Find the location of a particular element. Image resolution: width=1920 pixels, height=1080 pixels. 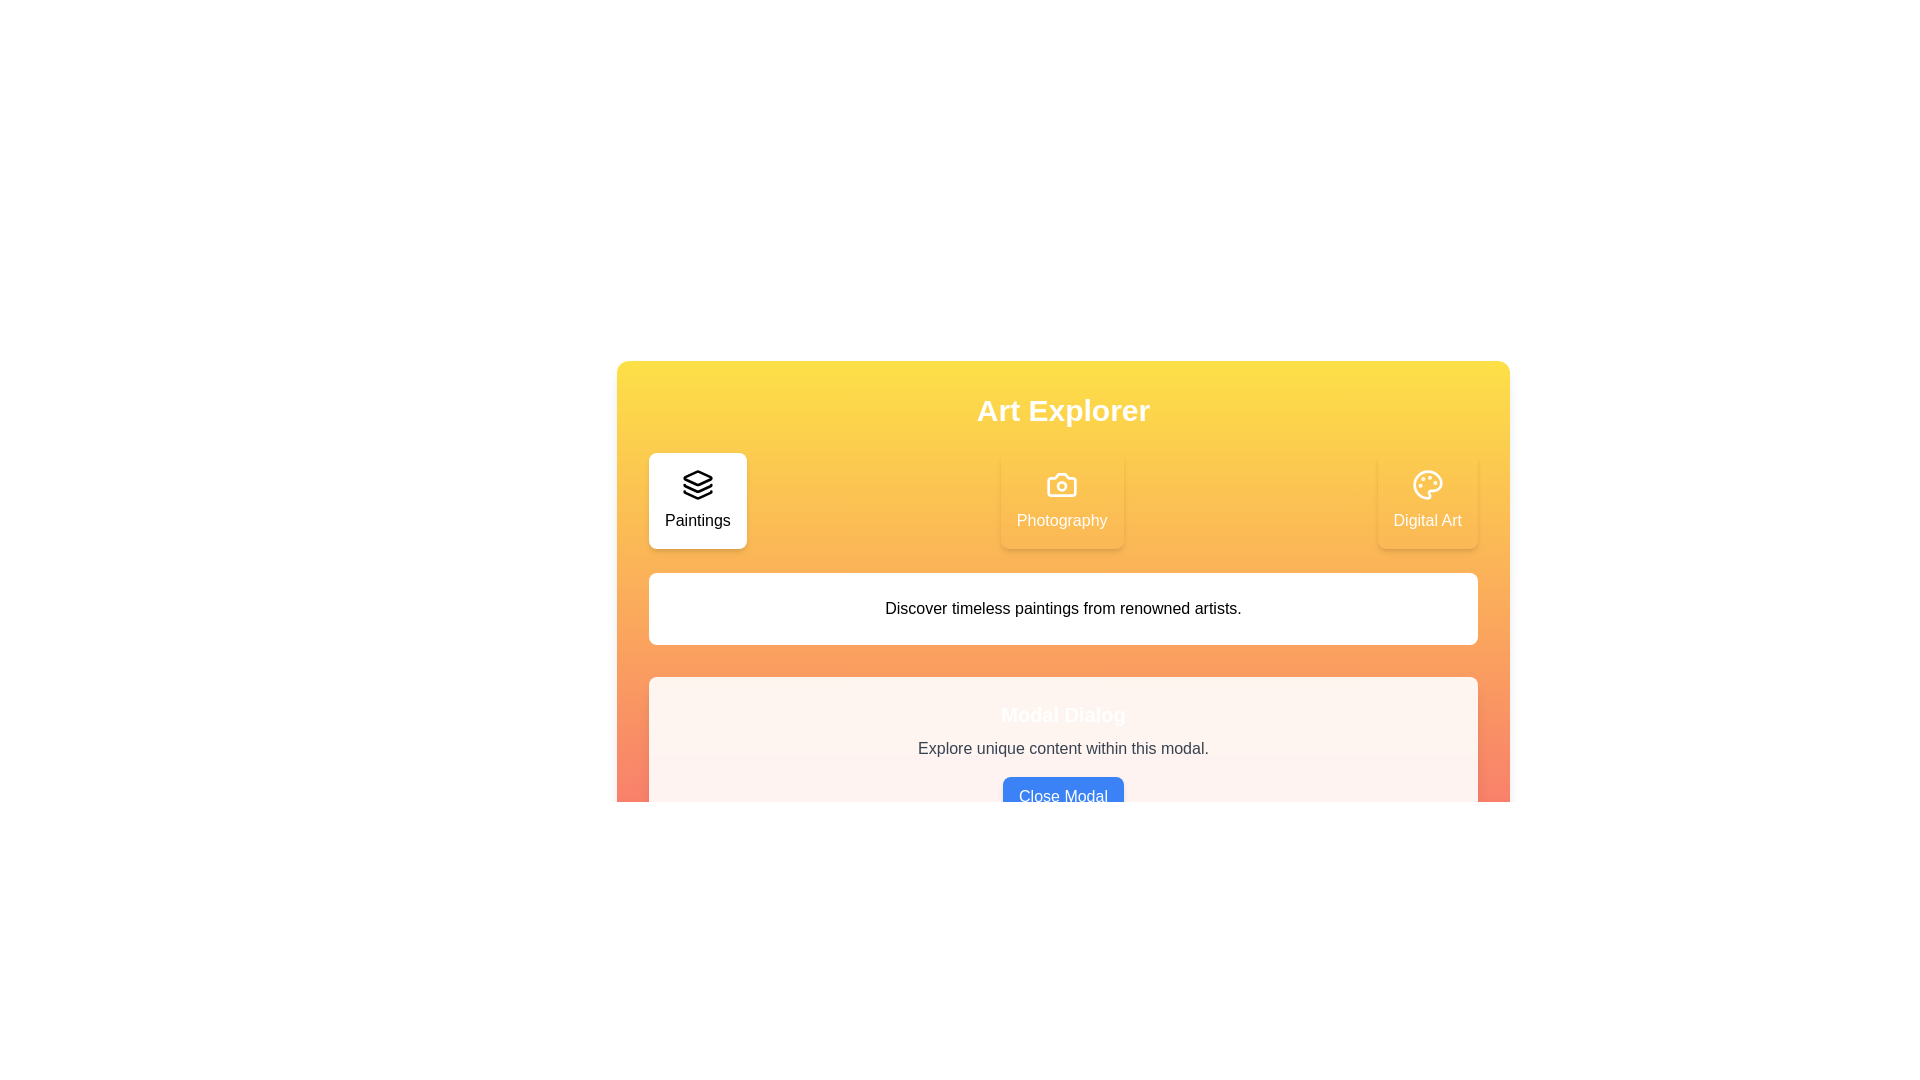

the Digital Art tab to view its content is located at coordinates (1426, 500).